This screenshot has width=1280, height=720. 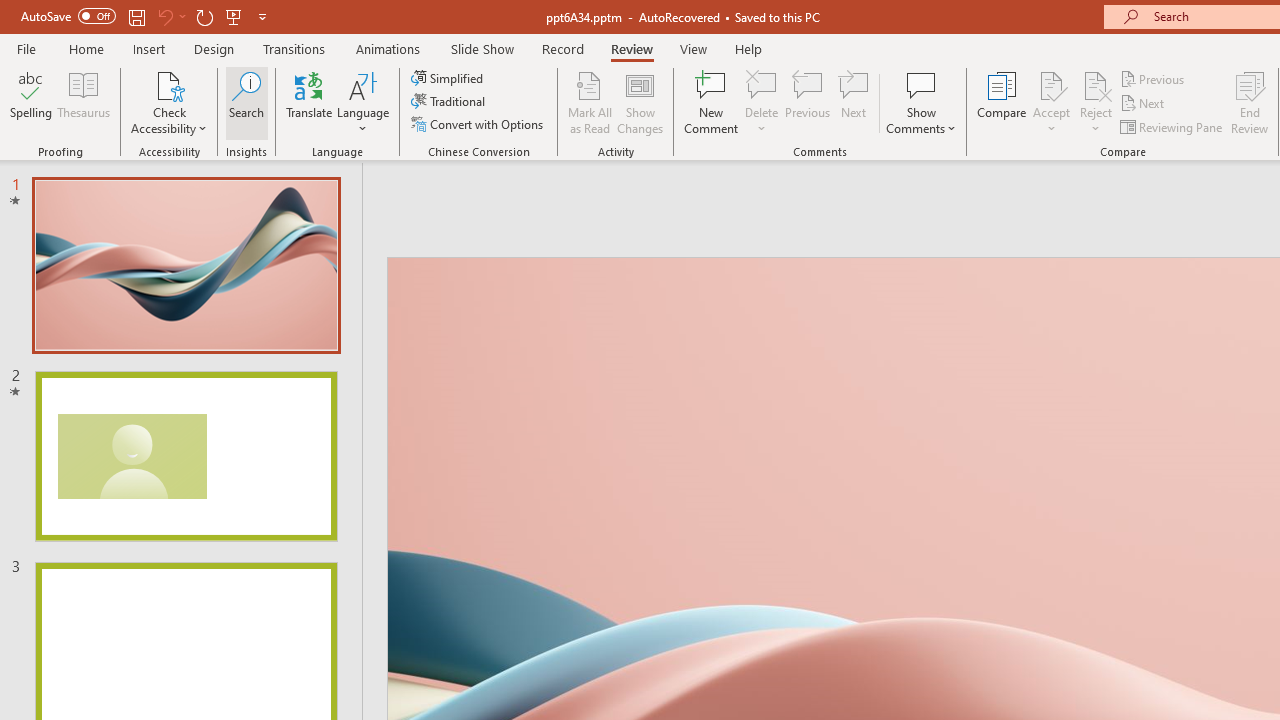 I want to click on 'Delete', so click(x=761, y=84).